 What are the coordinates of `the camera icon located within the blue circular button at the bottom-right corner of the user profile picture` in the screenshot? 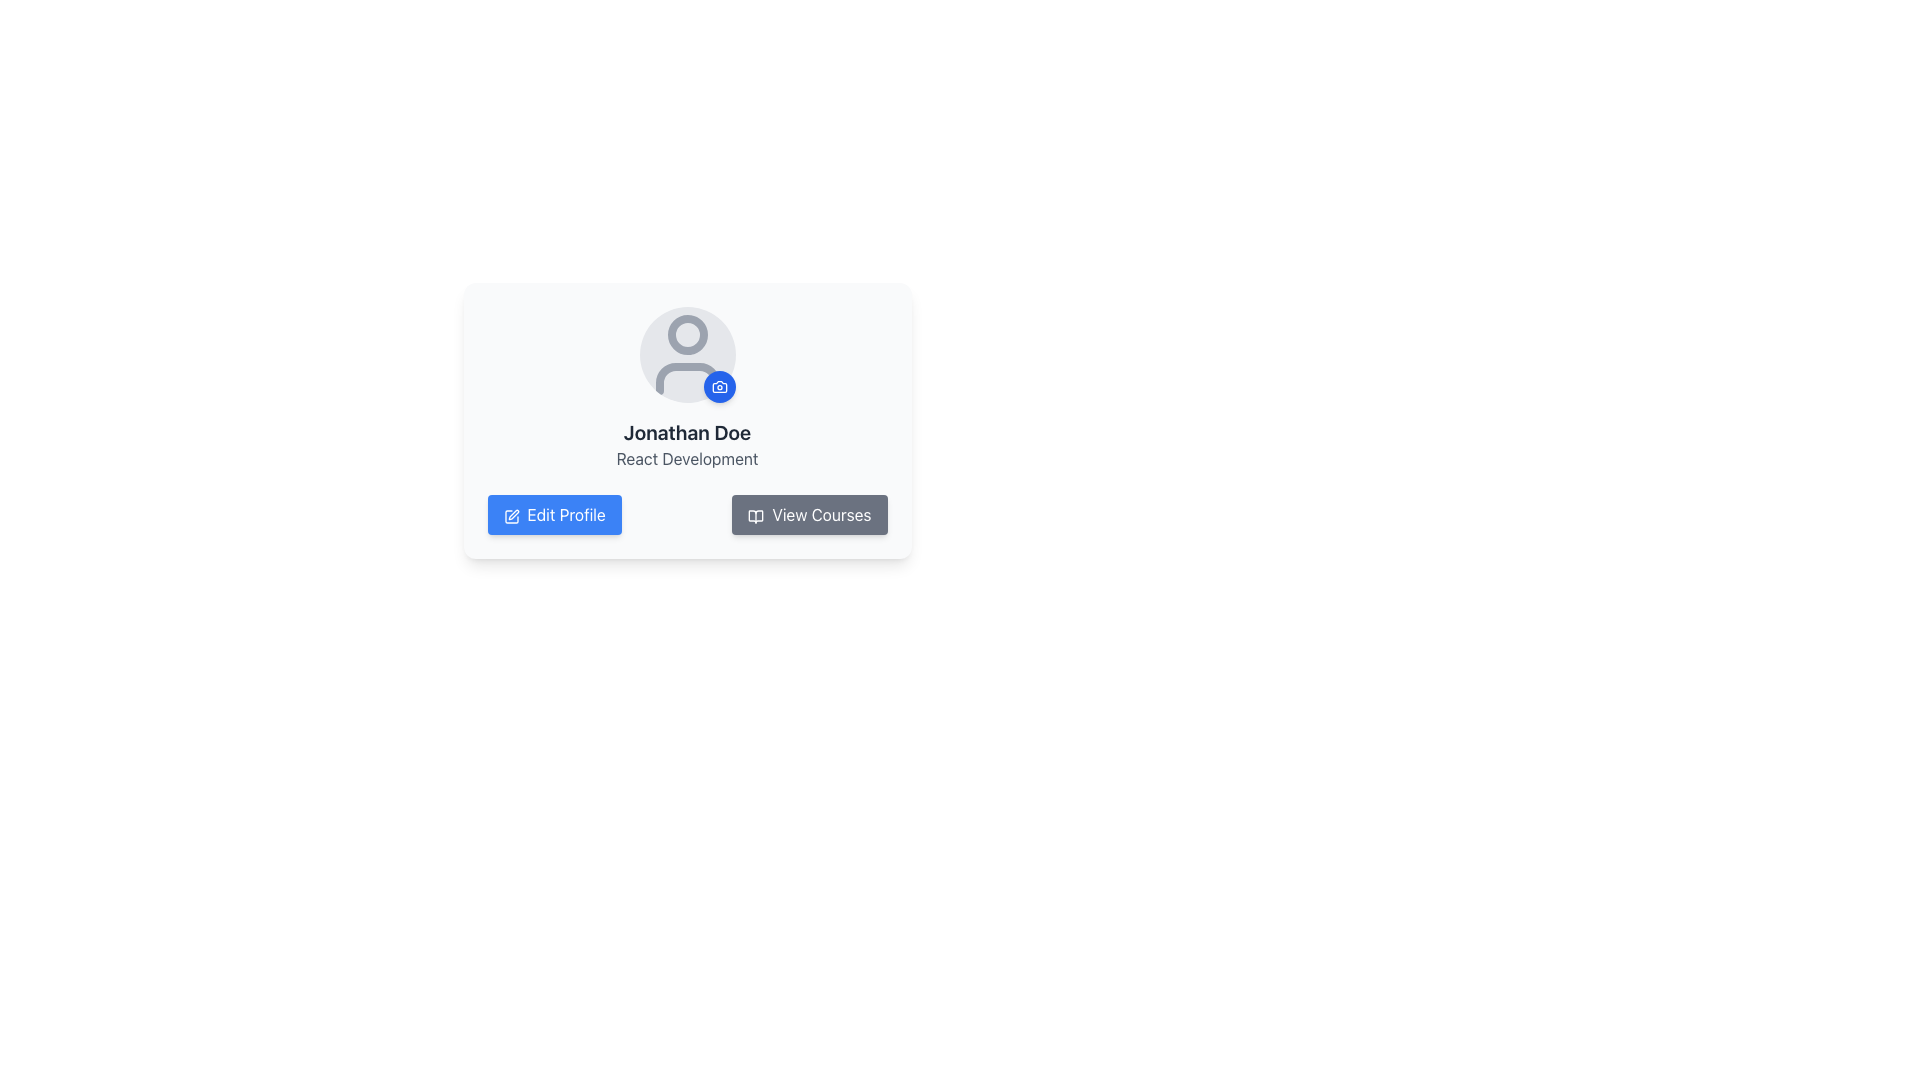 It's located at (719, 386).